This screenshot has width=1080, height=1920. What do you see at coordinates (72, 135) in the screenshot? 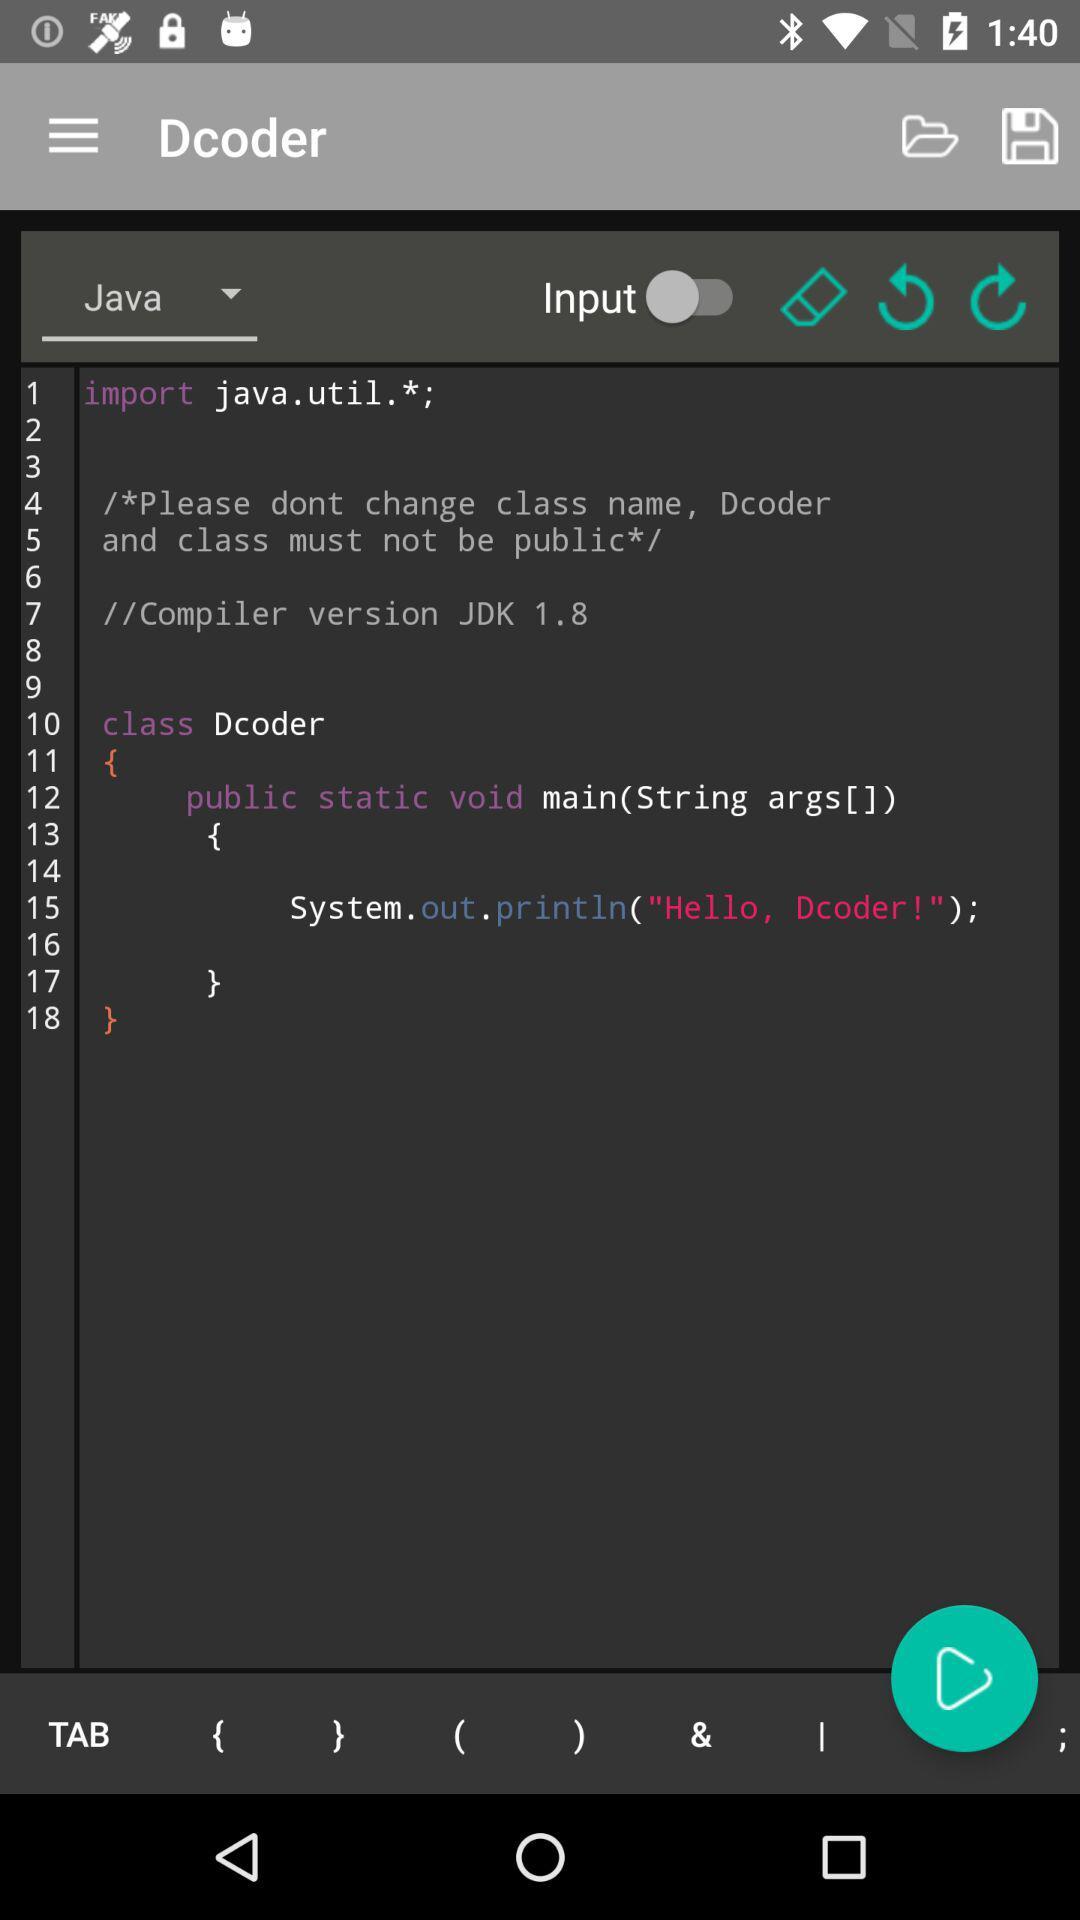
I see `app to the left of the dcoder app` at bounding box center [72, 135].